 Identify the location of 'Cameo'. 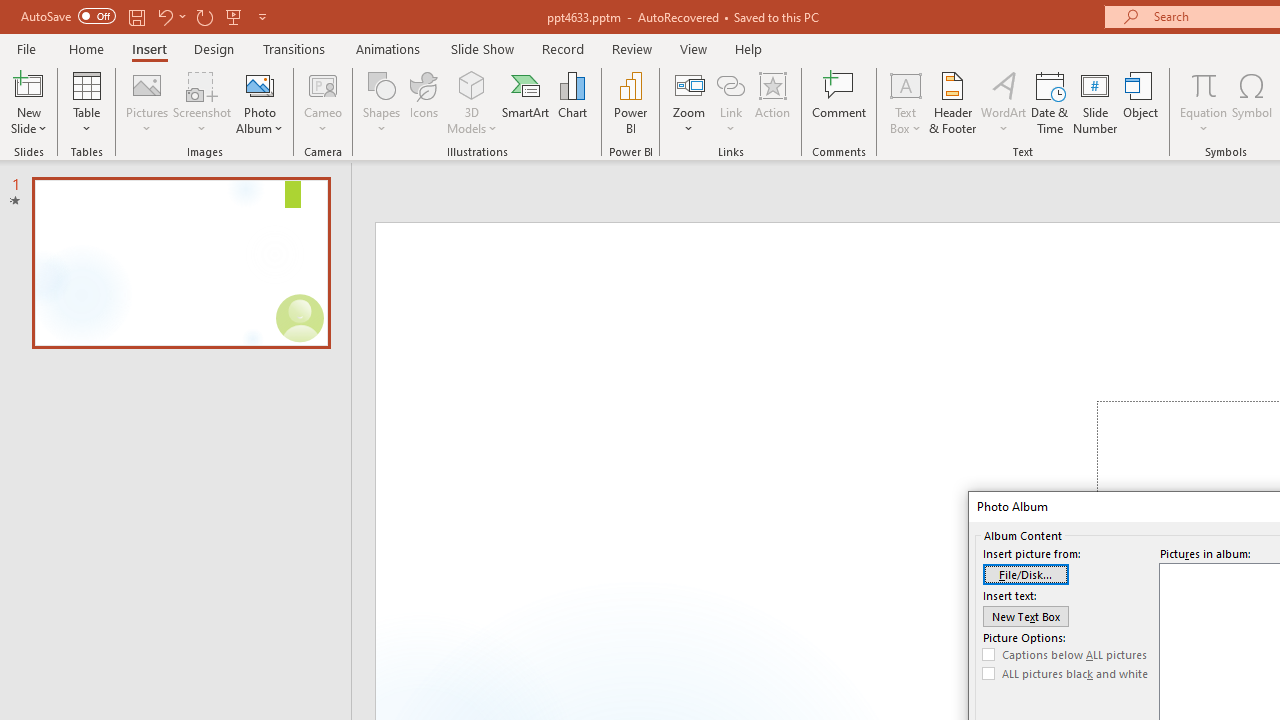
(323, 103).